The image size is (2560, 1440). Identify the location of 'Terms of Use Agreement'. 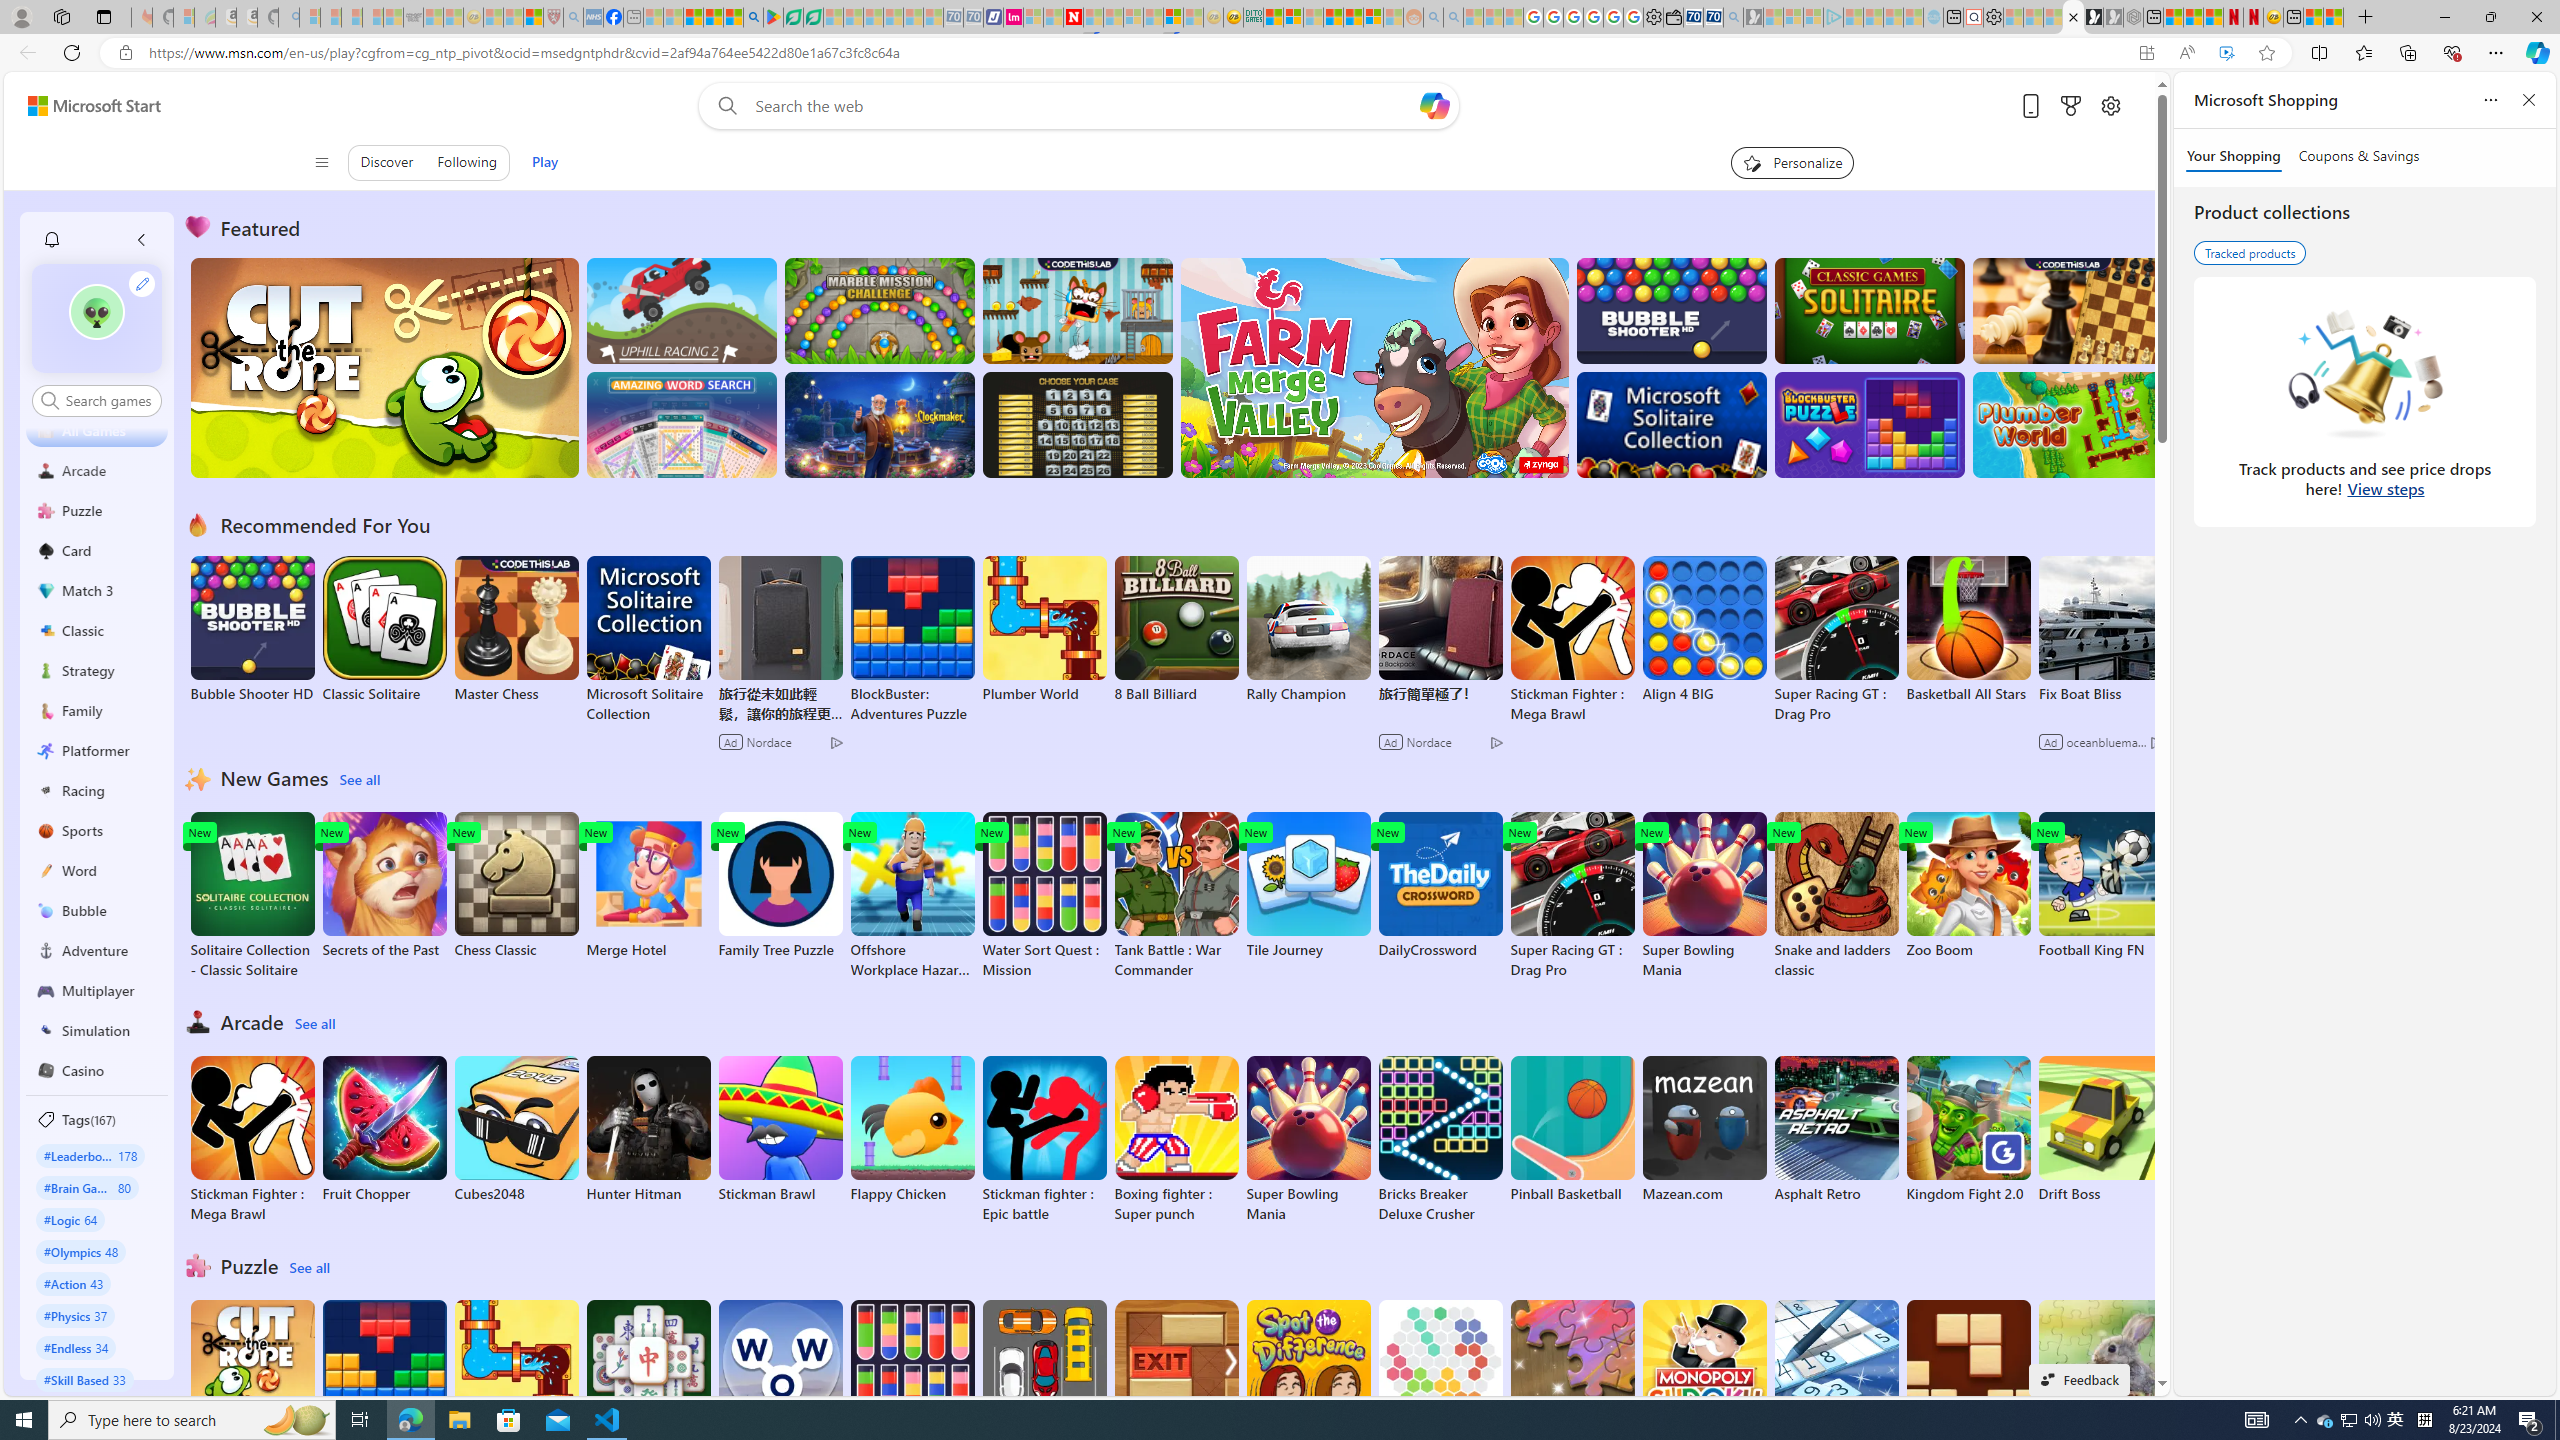
(792, 16).